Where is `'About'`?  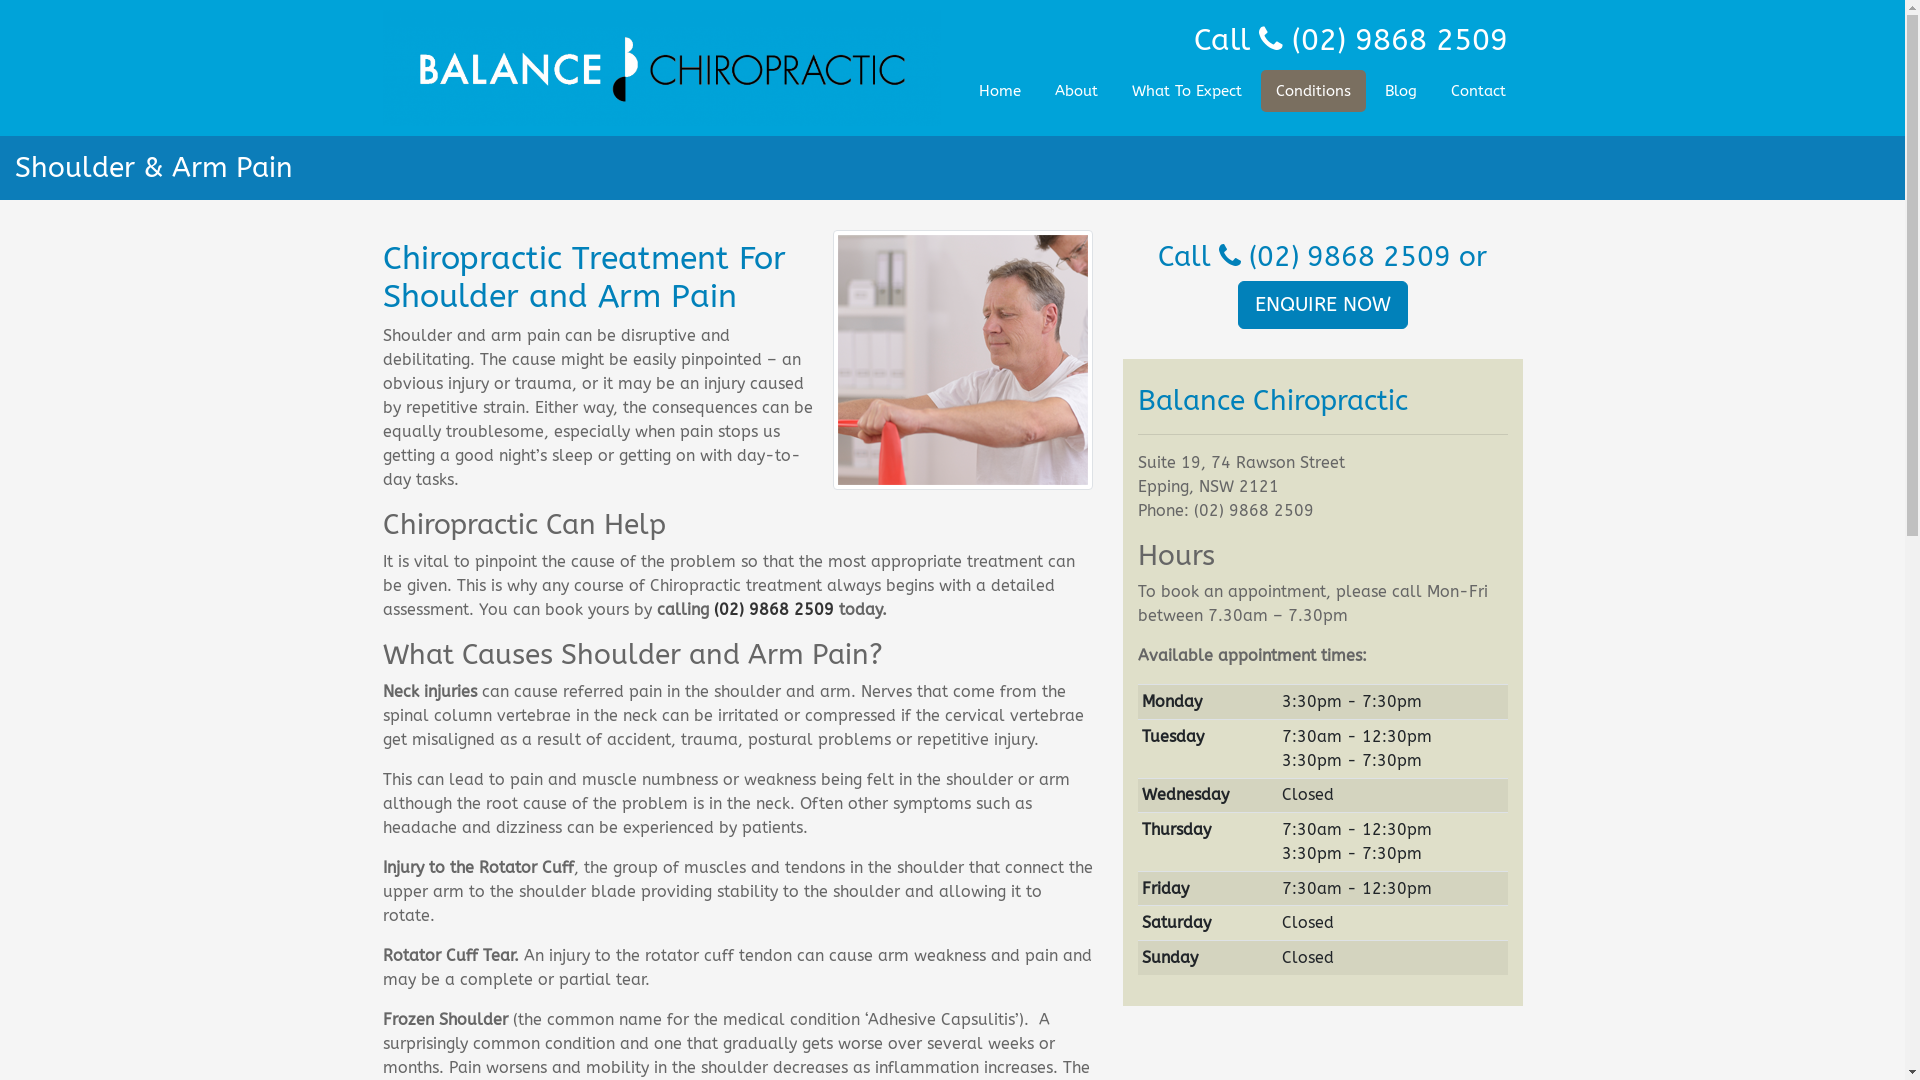
'About' is located at coordinates (1075, 91).